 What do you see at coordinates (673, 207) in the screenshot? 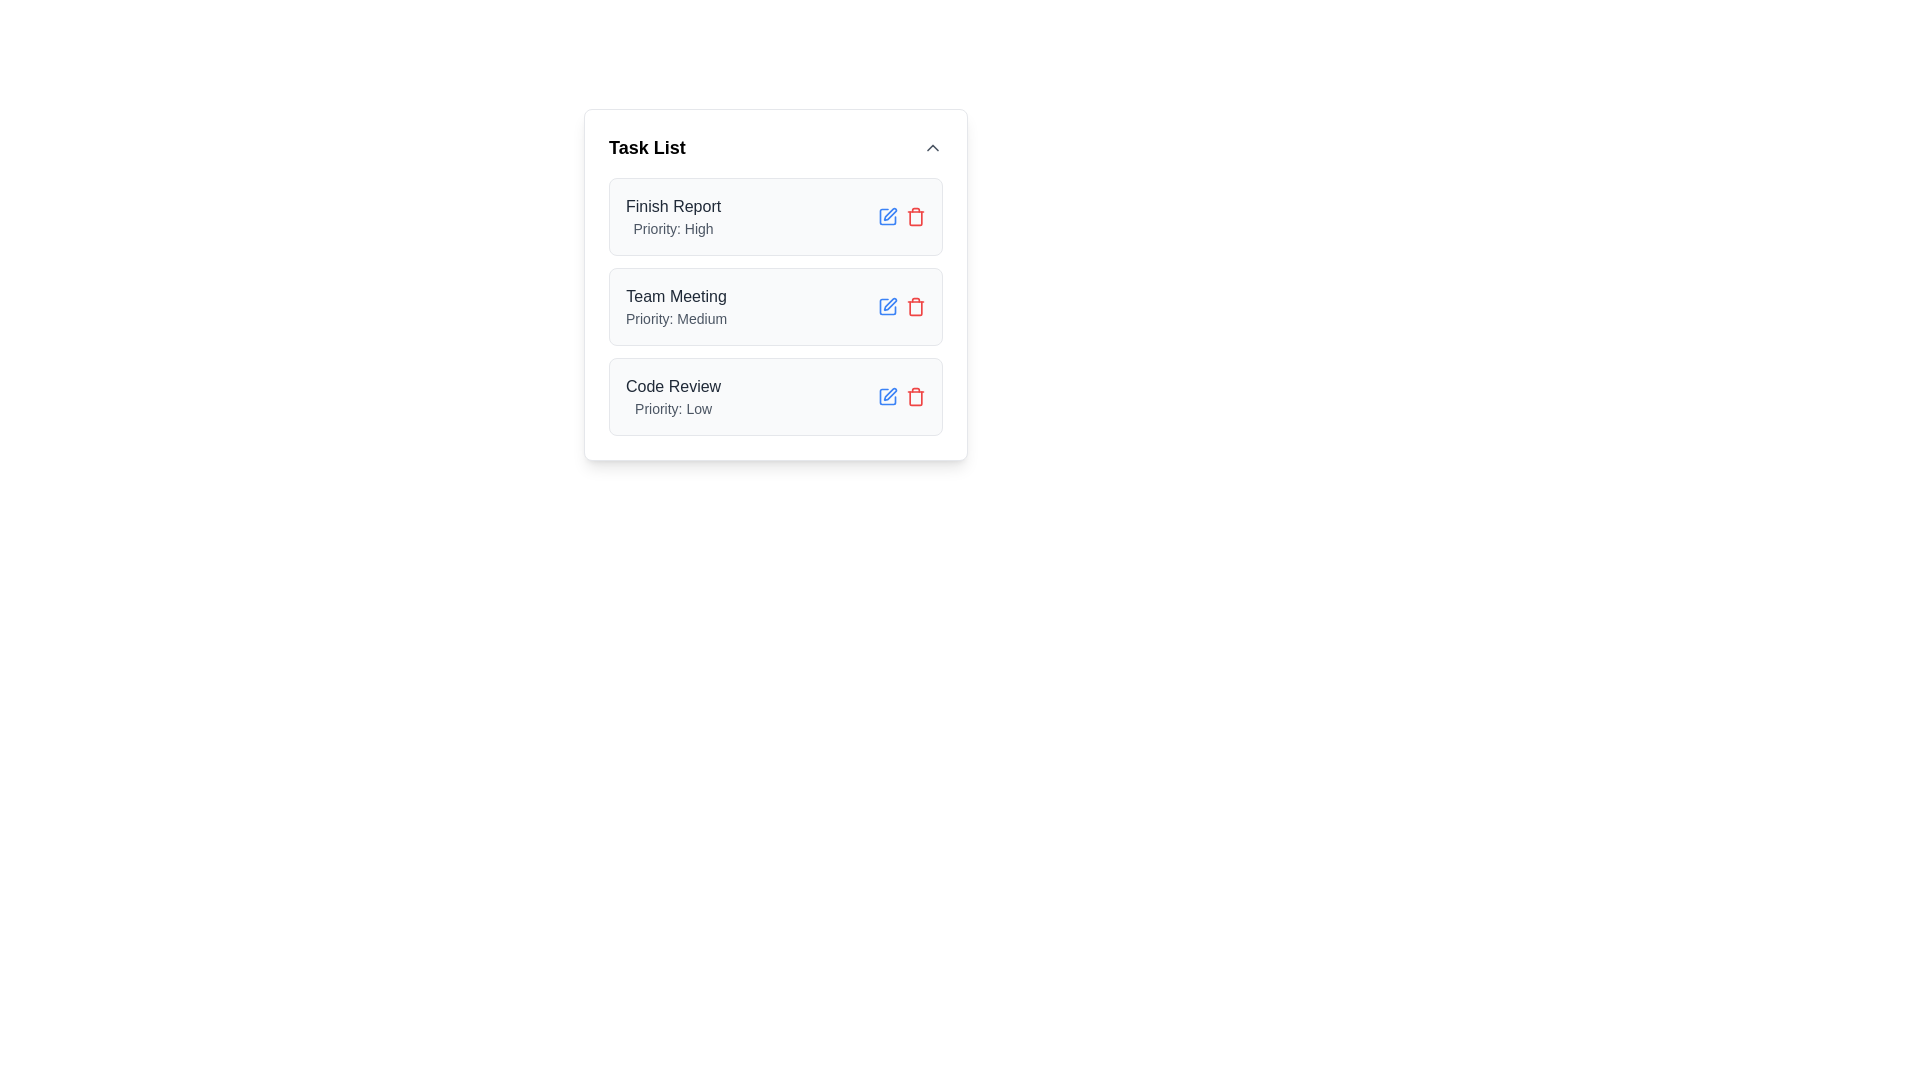
I see `the 'Finish Report' text label, which is the topmost task in the task list layout, displayed in gray-800 font color and medium weight, located above the 'Priority: High' line` at bounding box center [673, 207].